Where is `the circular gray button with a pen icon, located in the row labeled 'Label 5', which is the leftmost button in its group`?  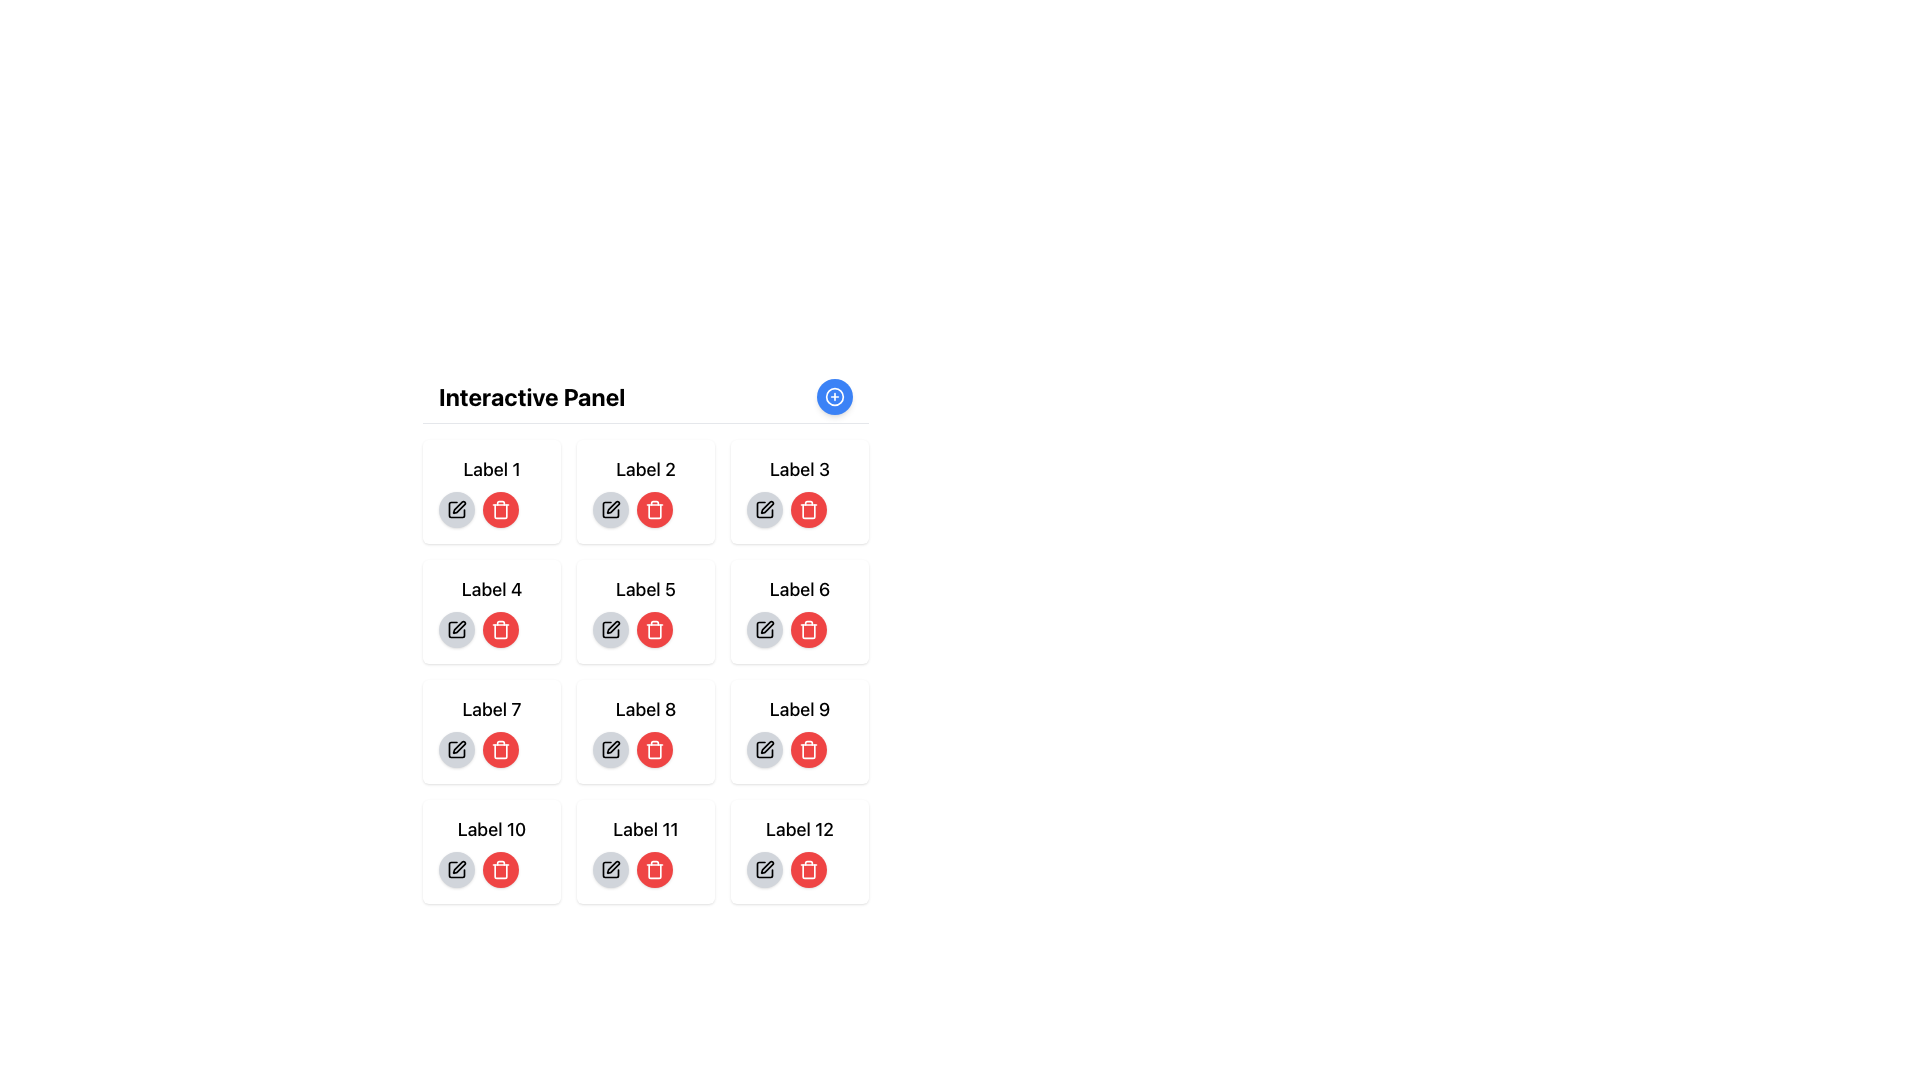
the circular gray button with a pen icon, located in the row labeled 'Label 5', which is the leftmost button in its group is located at coordinates (609, 628).